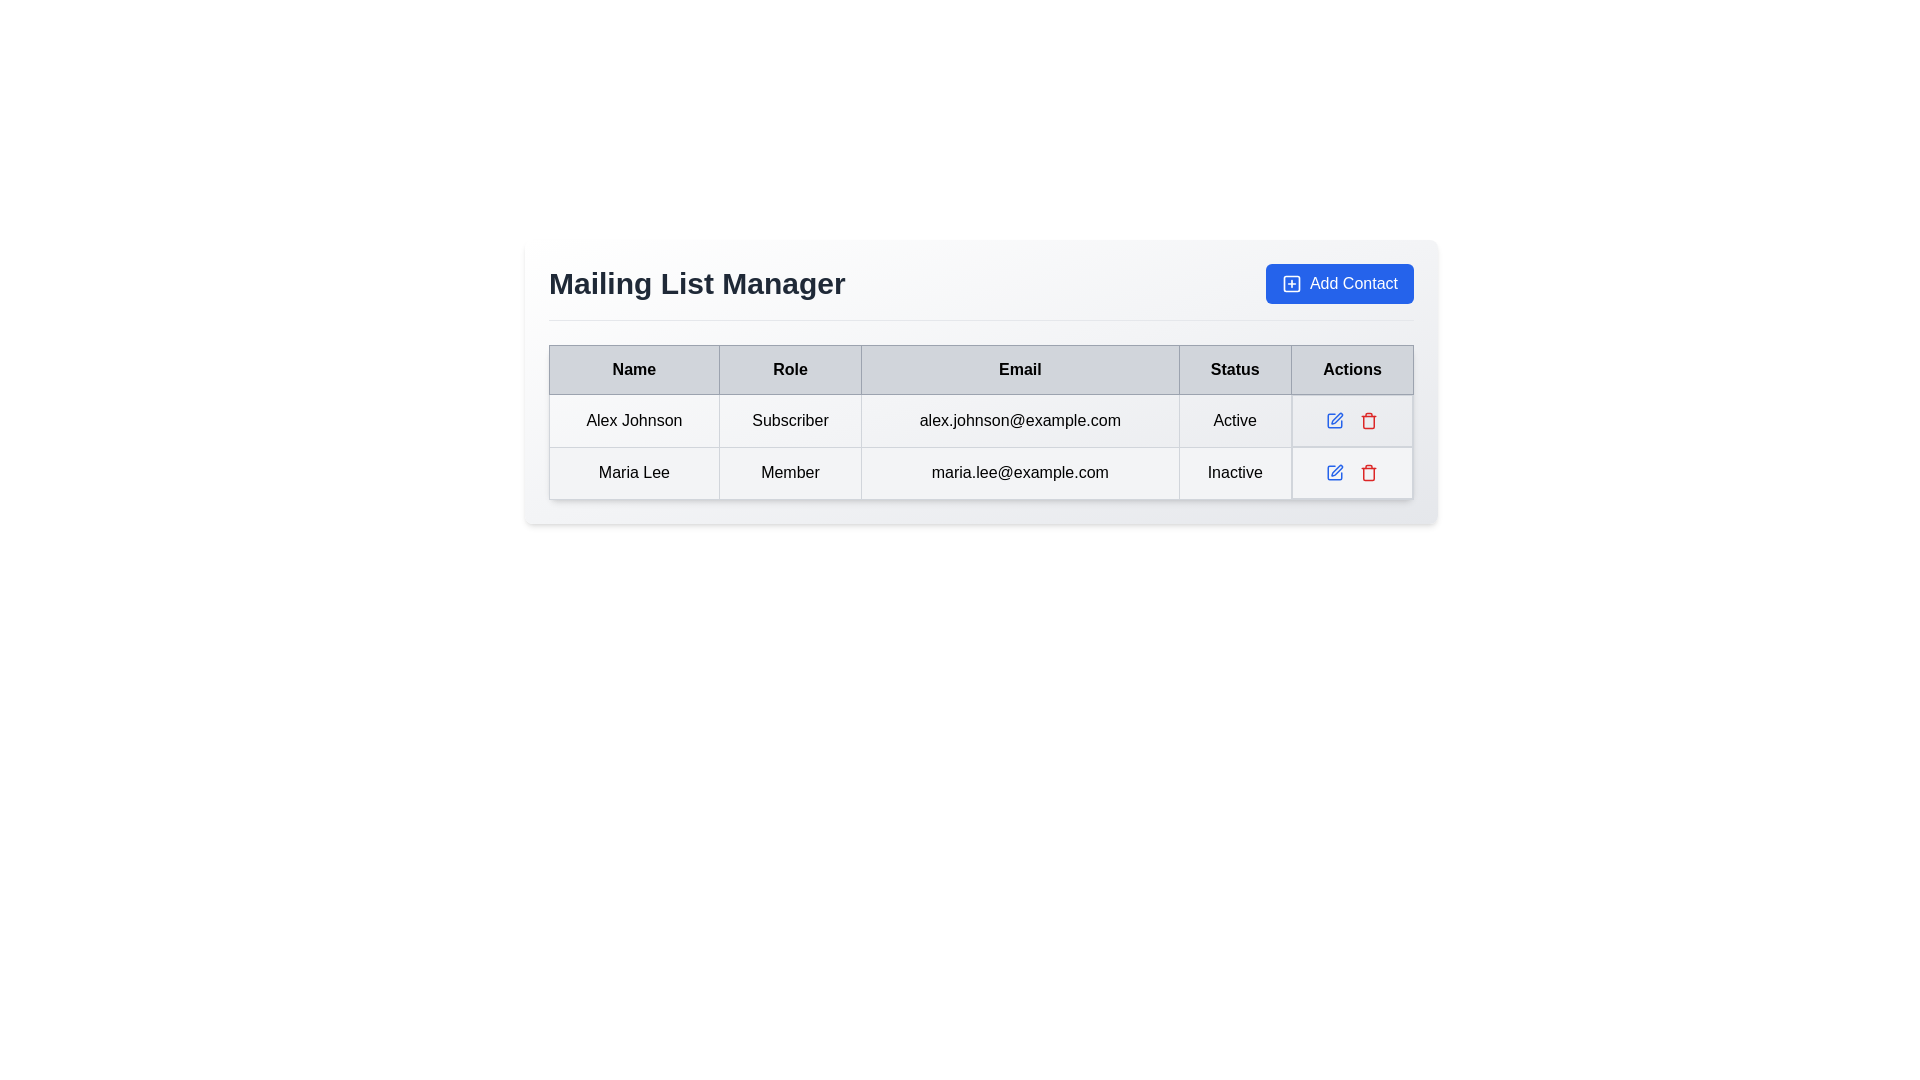 This screenshot has width=1920, height=1080. What do you see at coordinates (981, 446) in the screenshot?
I see `the second row of the user details table, which contains cells for name, role, email, status, and actions` at bounding box center [981, 446].